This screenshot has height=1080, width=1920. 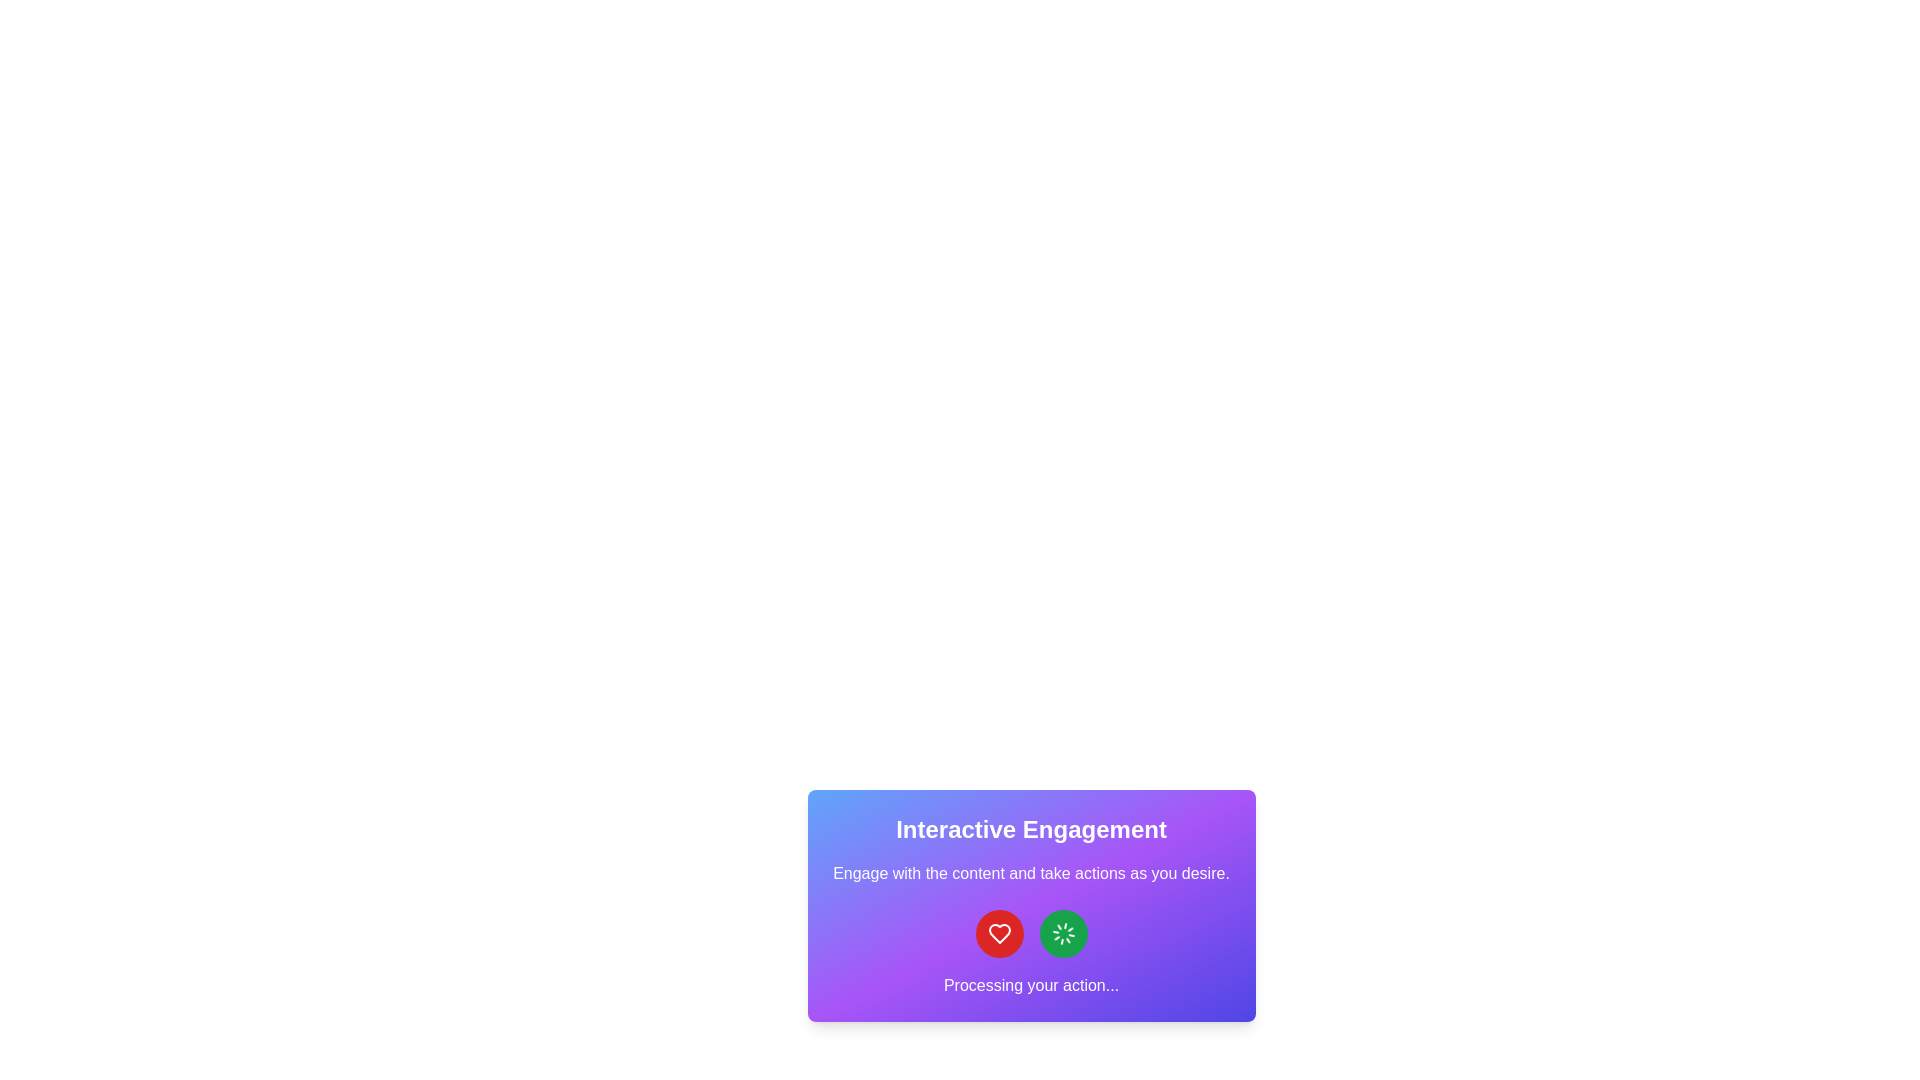 What do you see at coordinates (1062, 933) in the screenshot?
I see `the circular green button with a spinning loader icon located to the right of the red button in the purple gradient section at the bottom of the interface` at bounding box center [1062, 933].